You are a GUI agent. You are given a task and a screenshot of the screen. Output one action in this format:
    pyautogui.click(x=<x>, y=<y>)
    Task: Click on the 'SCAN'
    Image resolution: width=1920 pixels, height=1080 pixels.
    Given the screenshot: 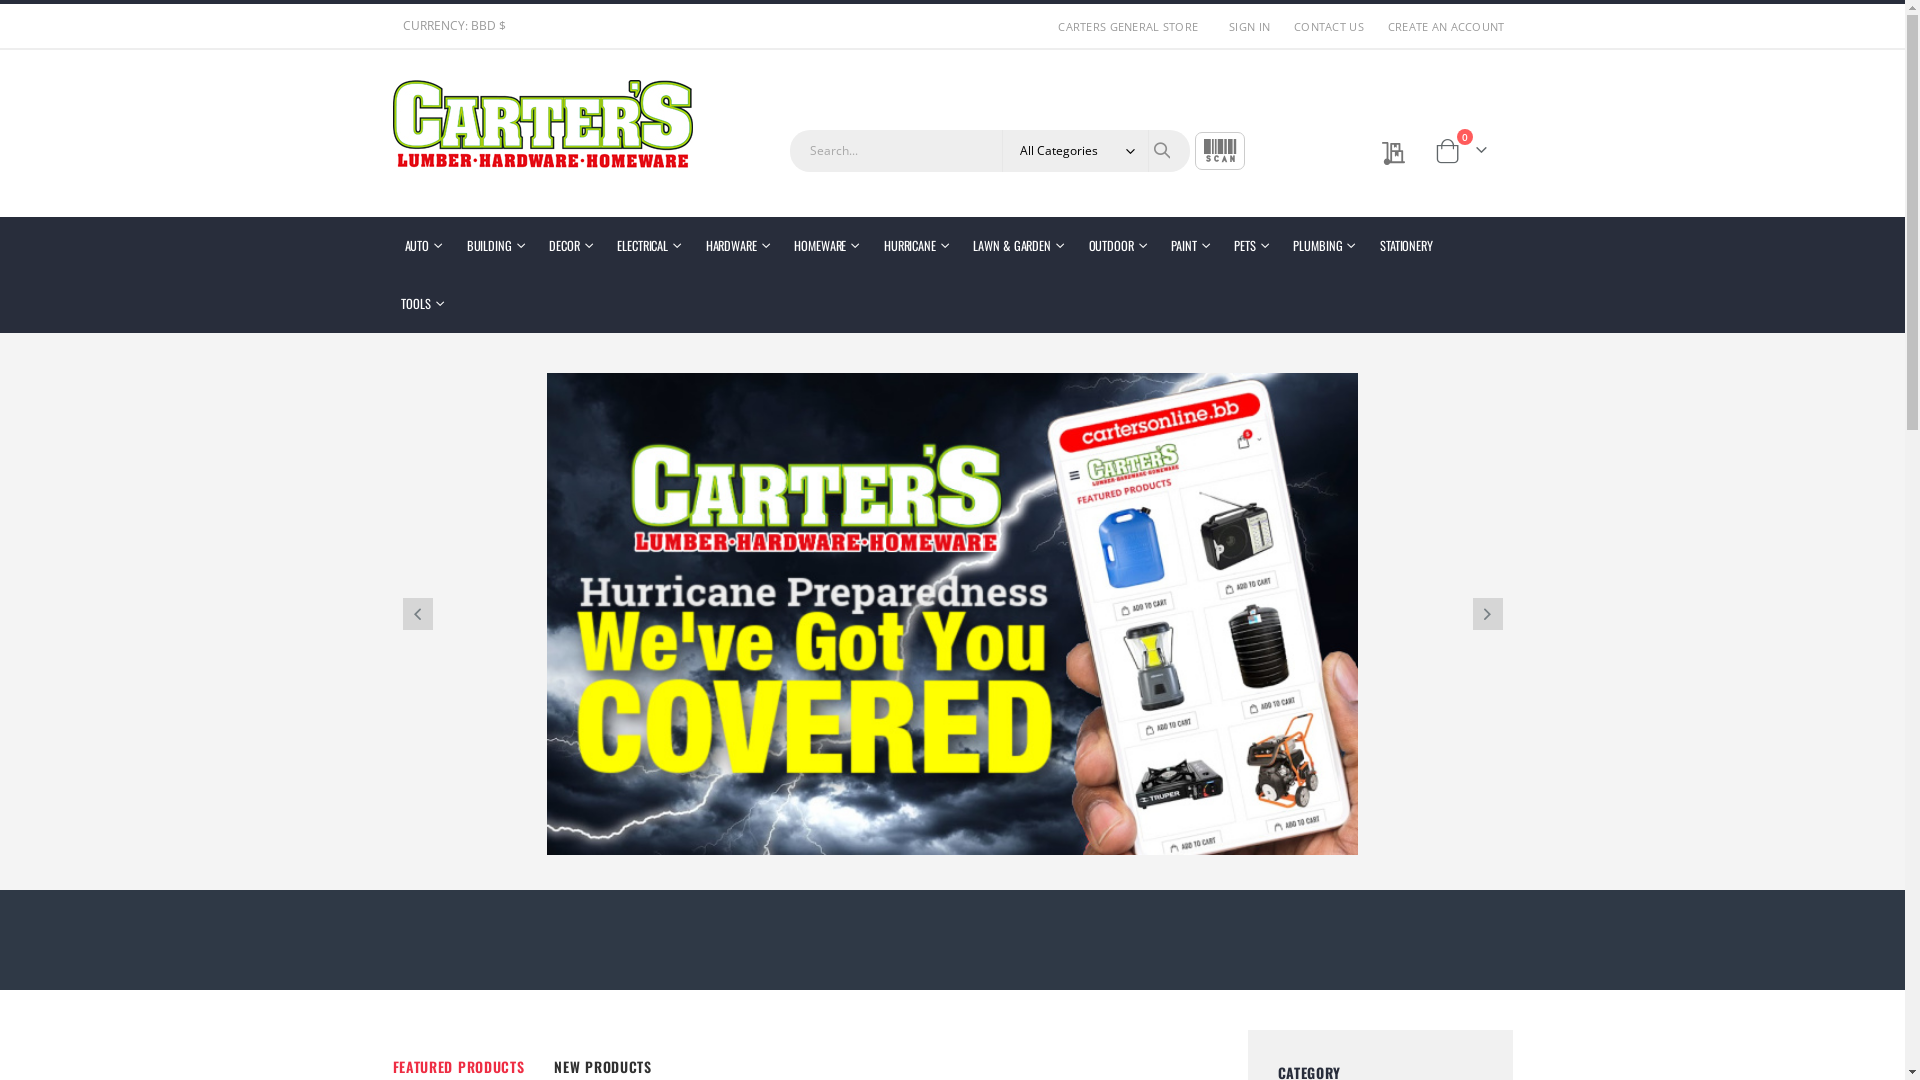 What is the action you would take?
    pyautogui.click(x=1218, y=149)
    